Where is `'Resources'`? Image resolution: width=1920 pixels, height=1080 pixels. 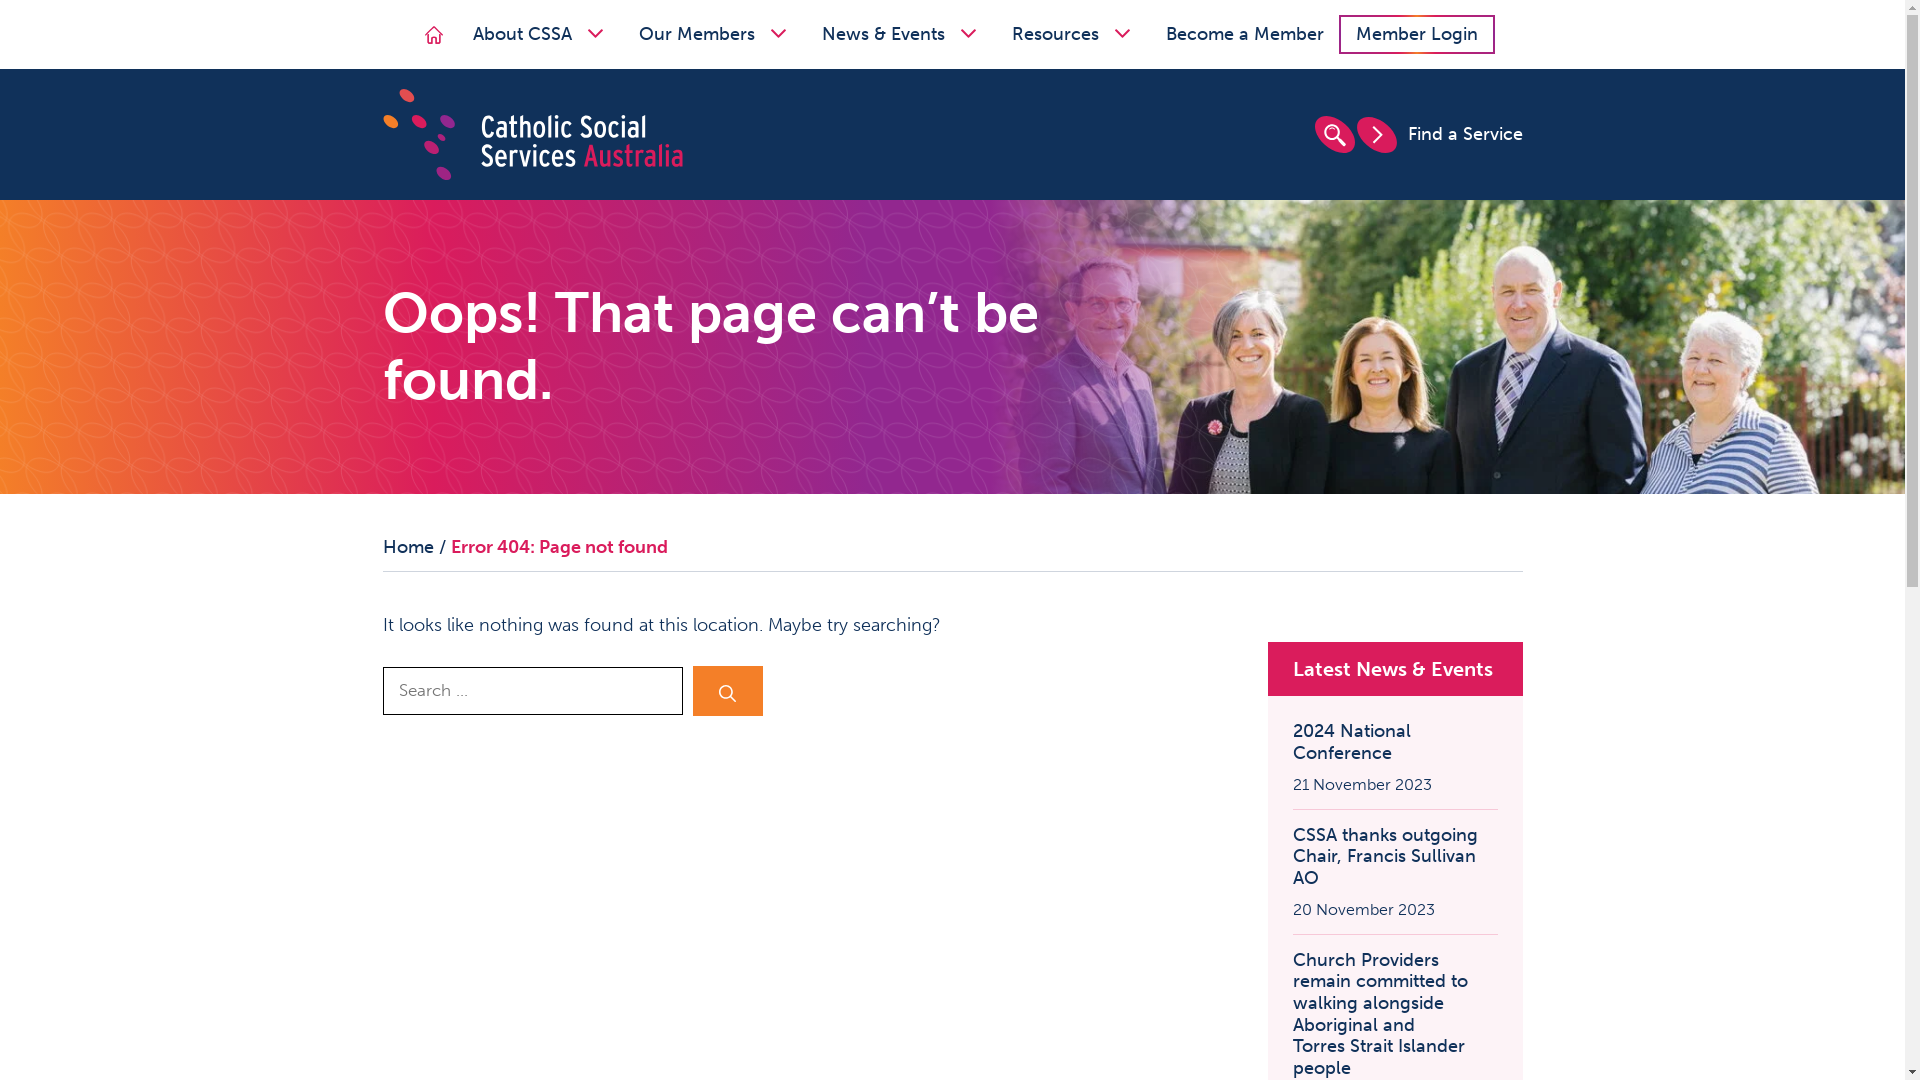 'Resources' is located at coordinates (1073, 34).